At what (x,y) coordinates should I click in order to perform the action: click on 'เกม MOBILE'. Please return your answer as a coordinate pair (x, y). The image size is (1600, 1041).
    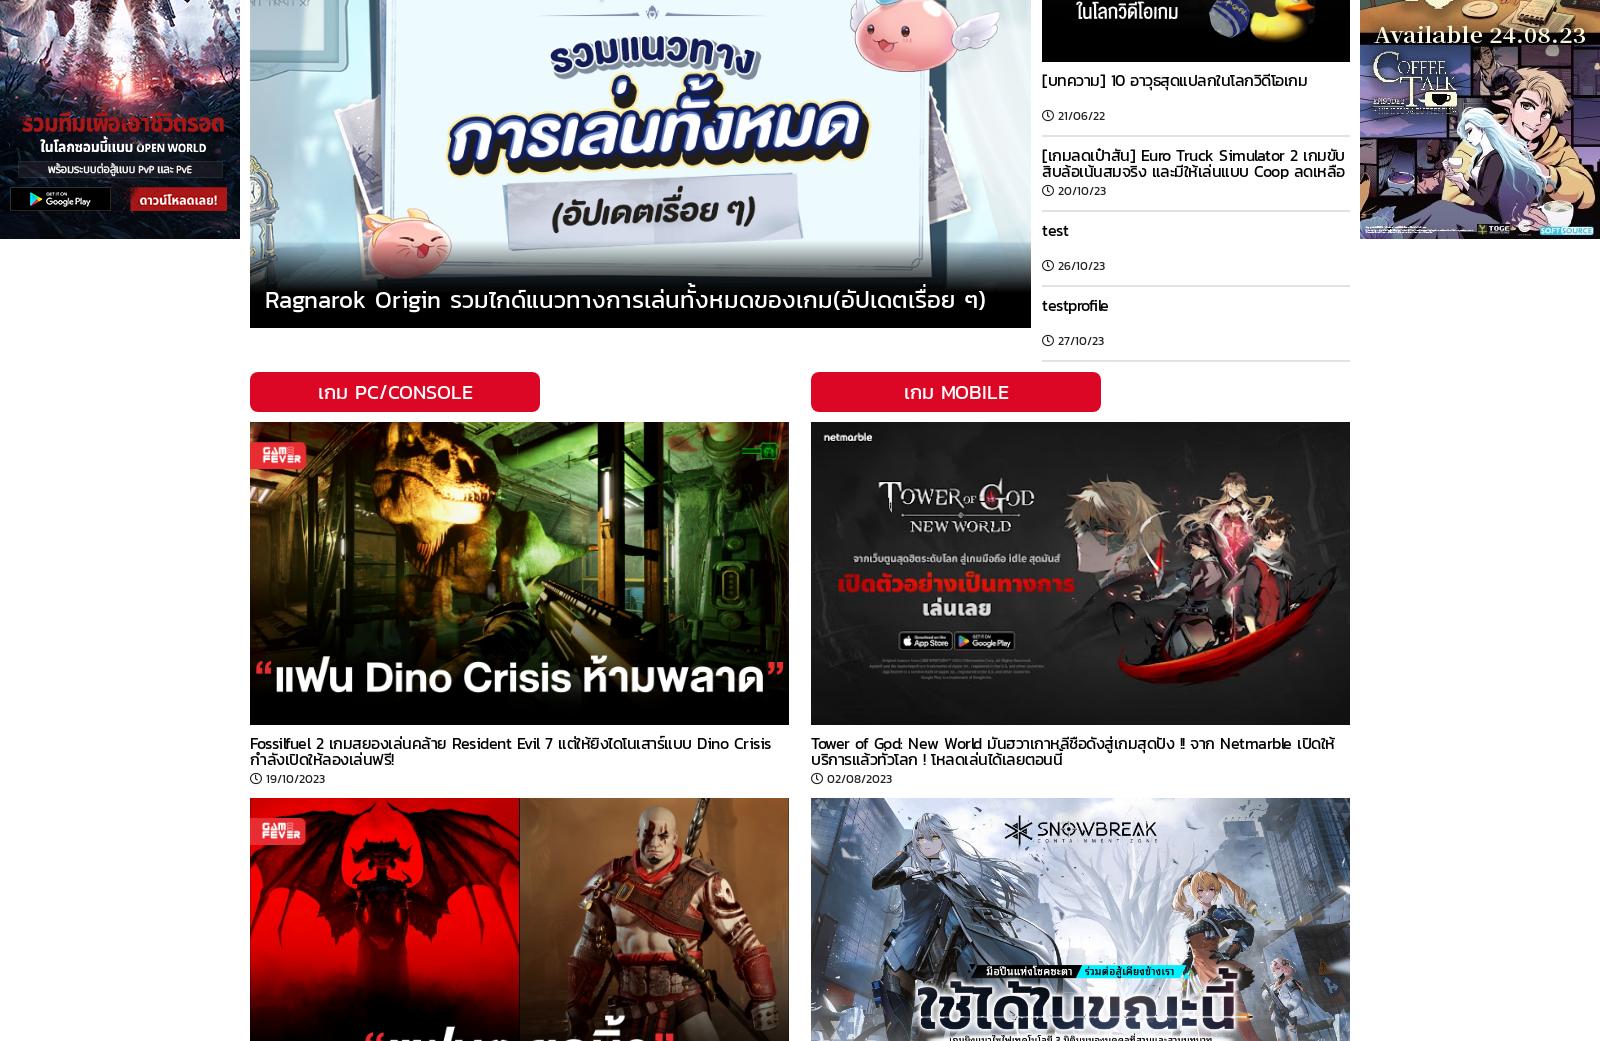
    Looking at the image, I should click on (954, 392).